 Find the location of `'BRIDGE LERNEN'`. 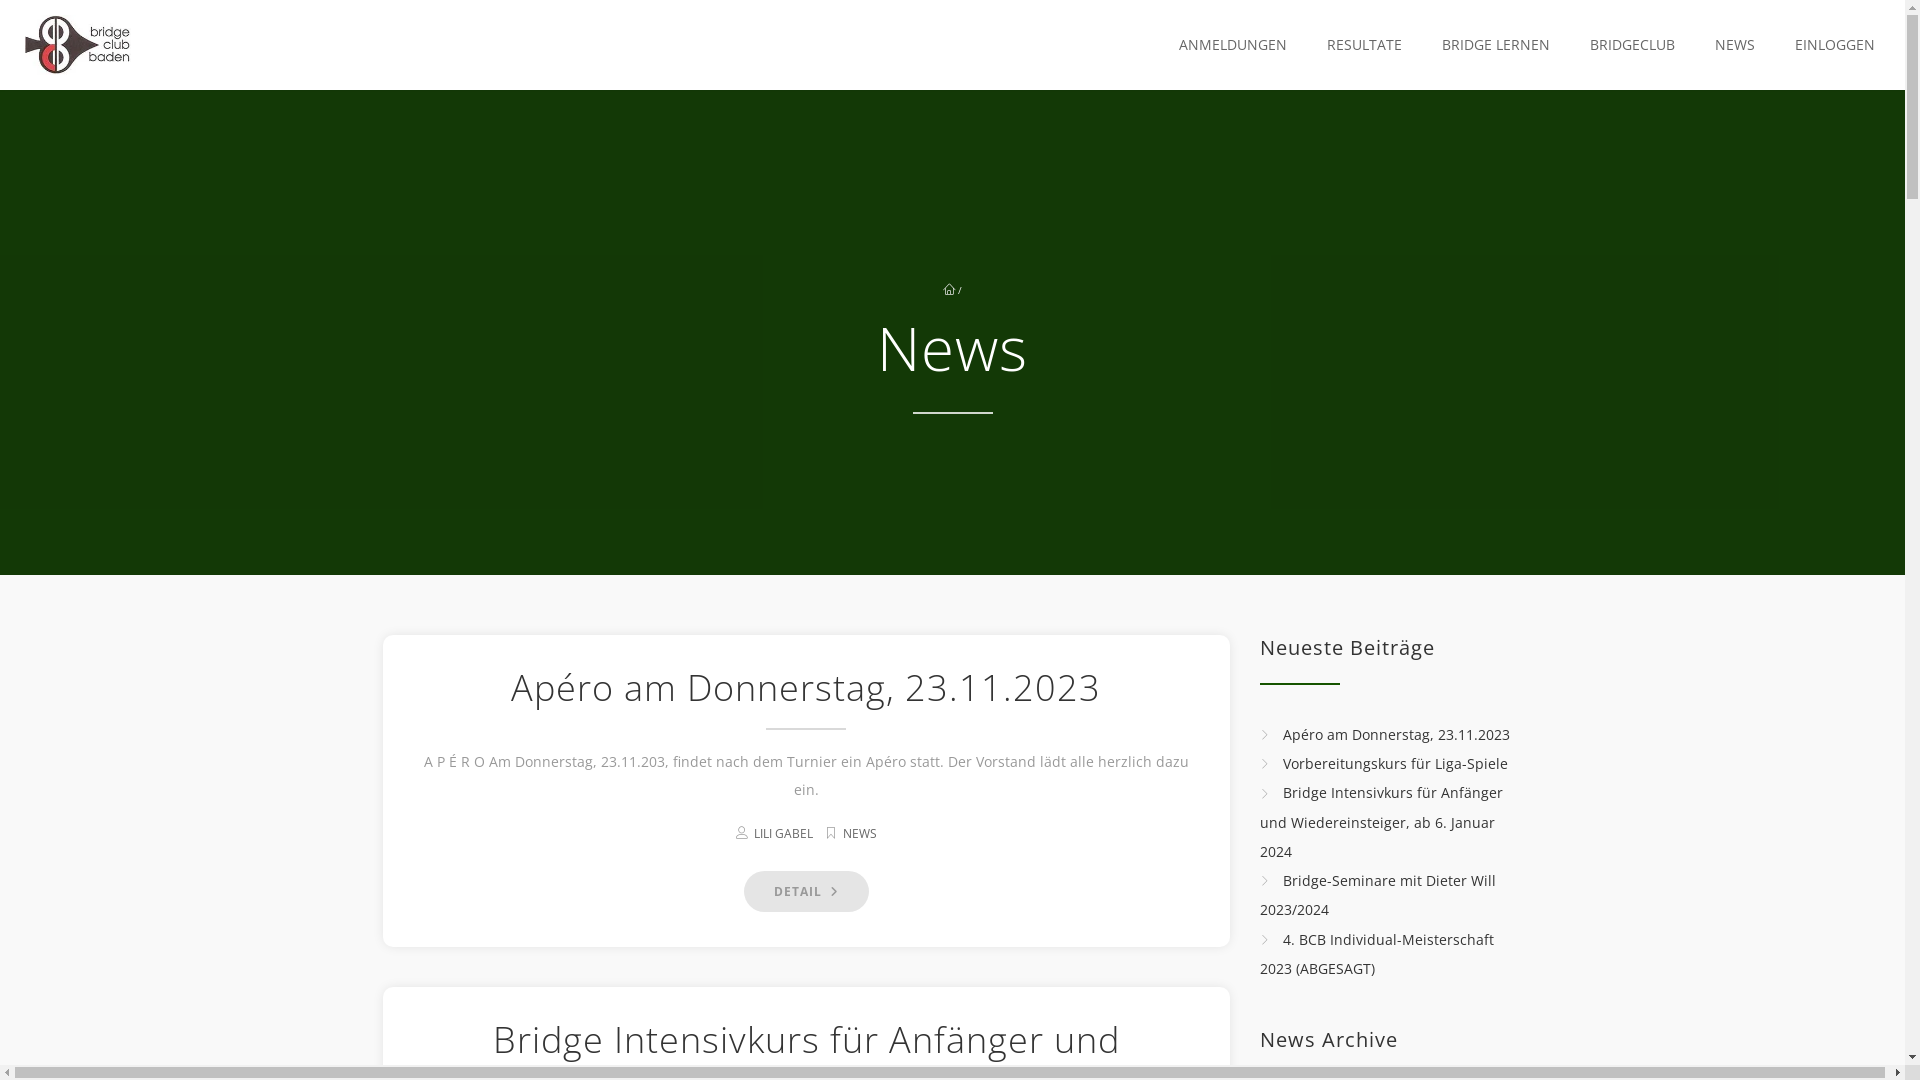

'BRIDGE LERNEN' is located at coordinates (1491, 45).